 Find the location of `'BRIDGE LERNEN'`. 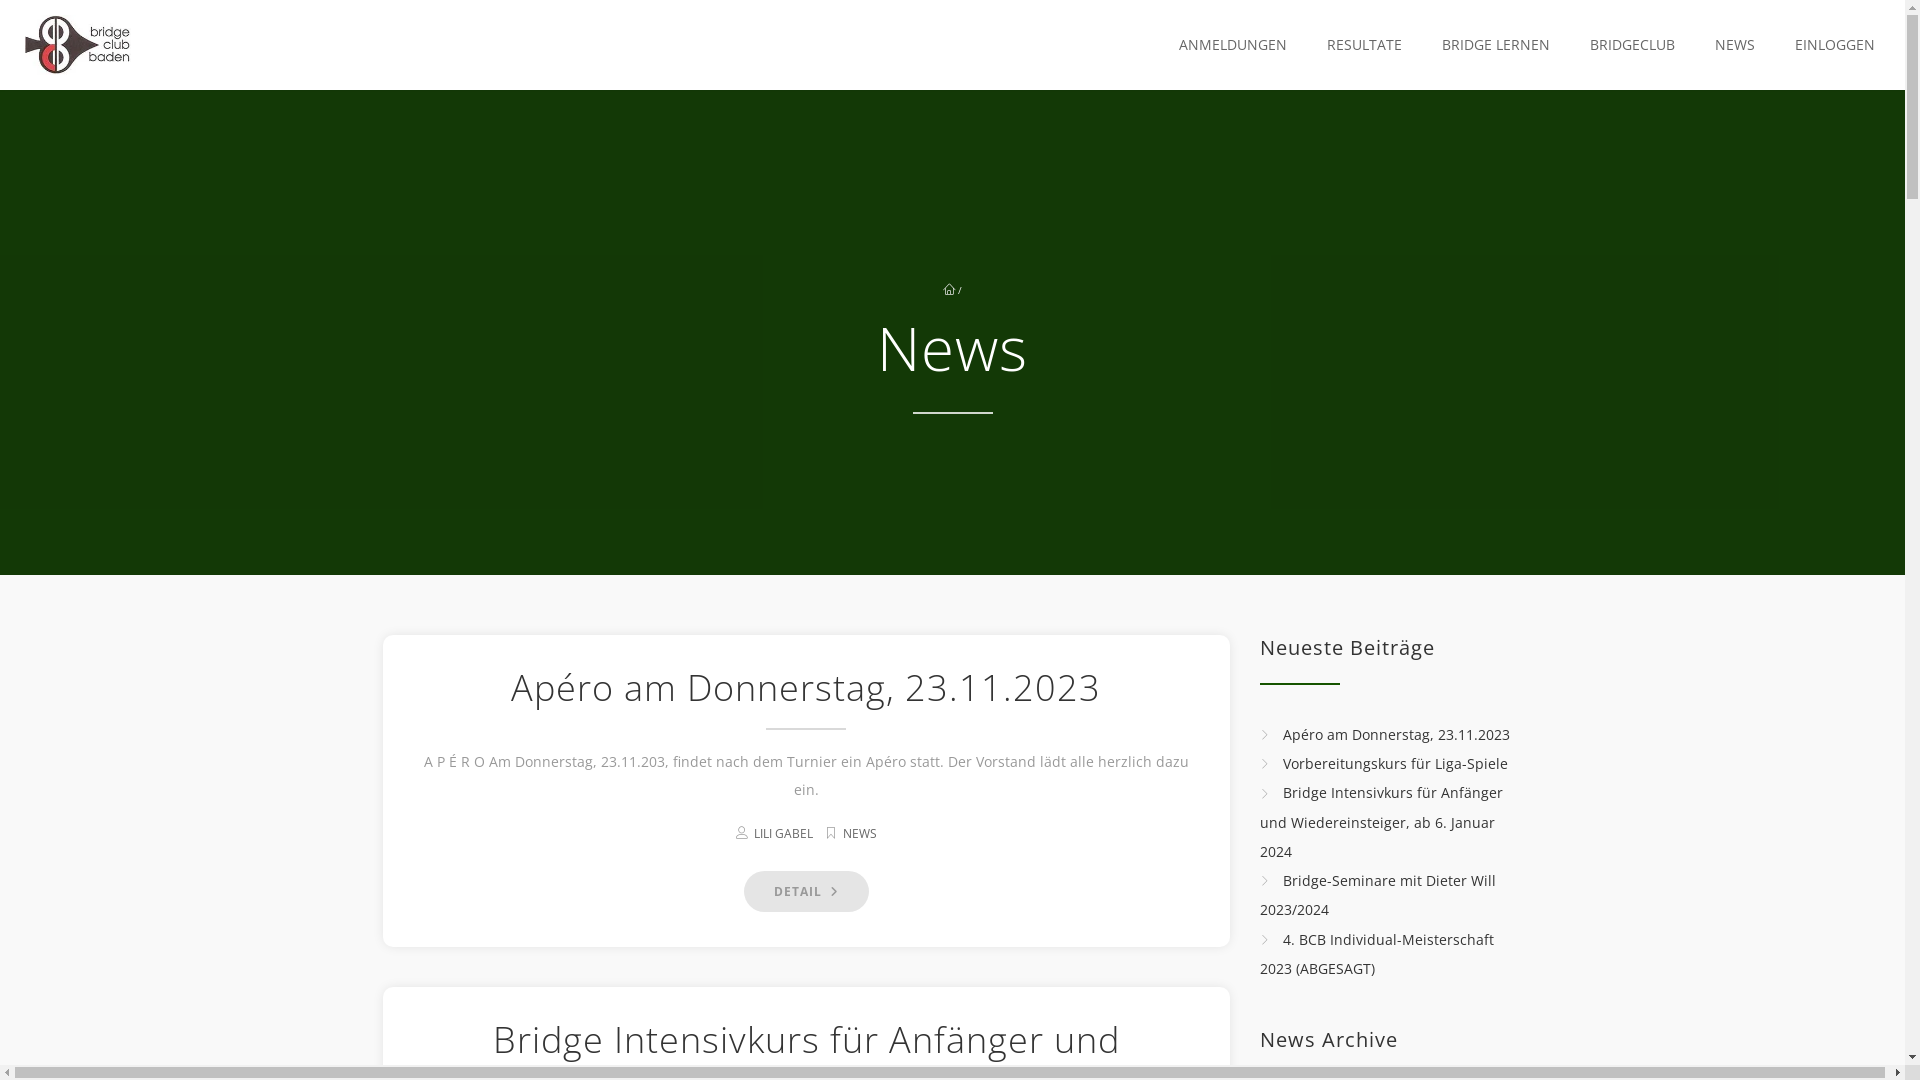

'BRIDGE LERNEN' is located at coordinates (1491, 45).